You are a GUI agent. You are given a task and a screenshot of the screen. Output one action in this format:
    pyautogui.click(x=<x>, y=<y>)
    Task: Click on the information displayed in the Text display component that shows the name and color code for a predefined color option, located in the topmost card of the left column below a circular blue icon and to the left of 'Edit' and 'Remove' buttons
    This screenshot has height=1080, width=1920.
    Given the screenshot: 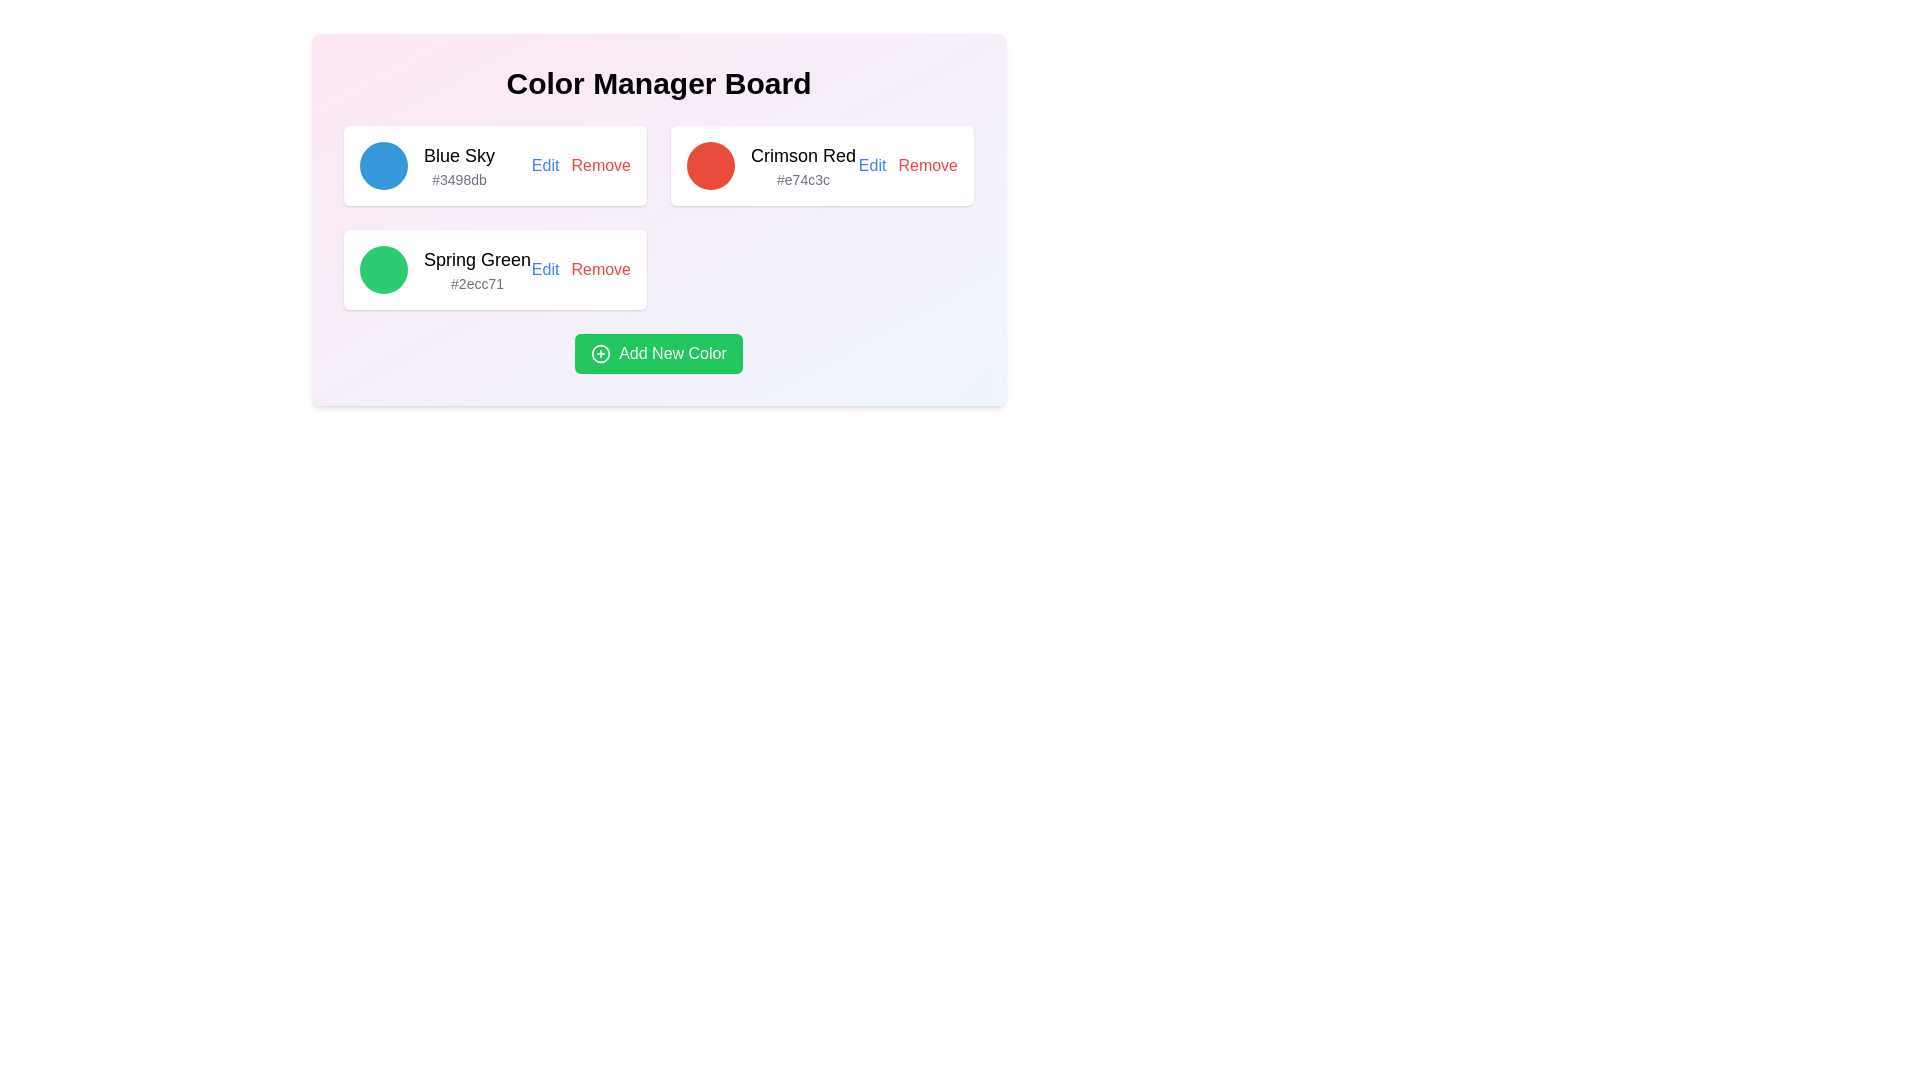 What is the action you would take?
    pyautogui.click(x=458, y=164)
    